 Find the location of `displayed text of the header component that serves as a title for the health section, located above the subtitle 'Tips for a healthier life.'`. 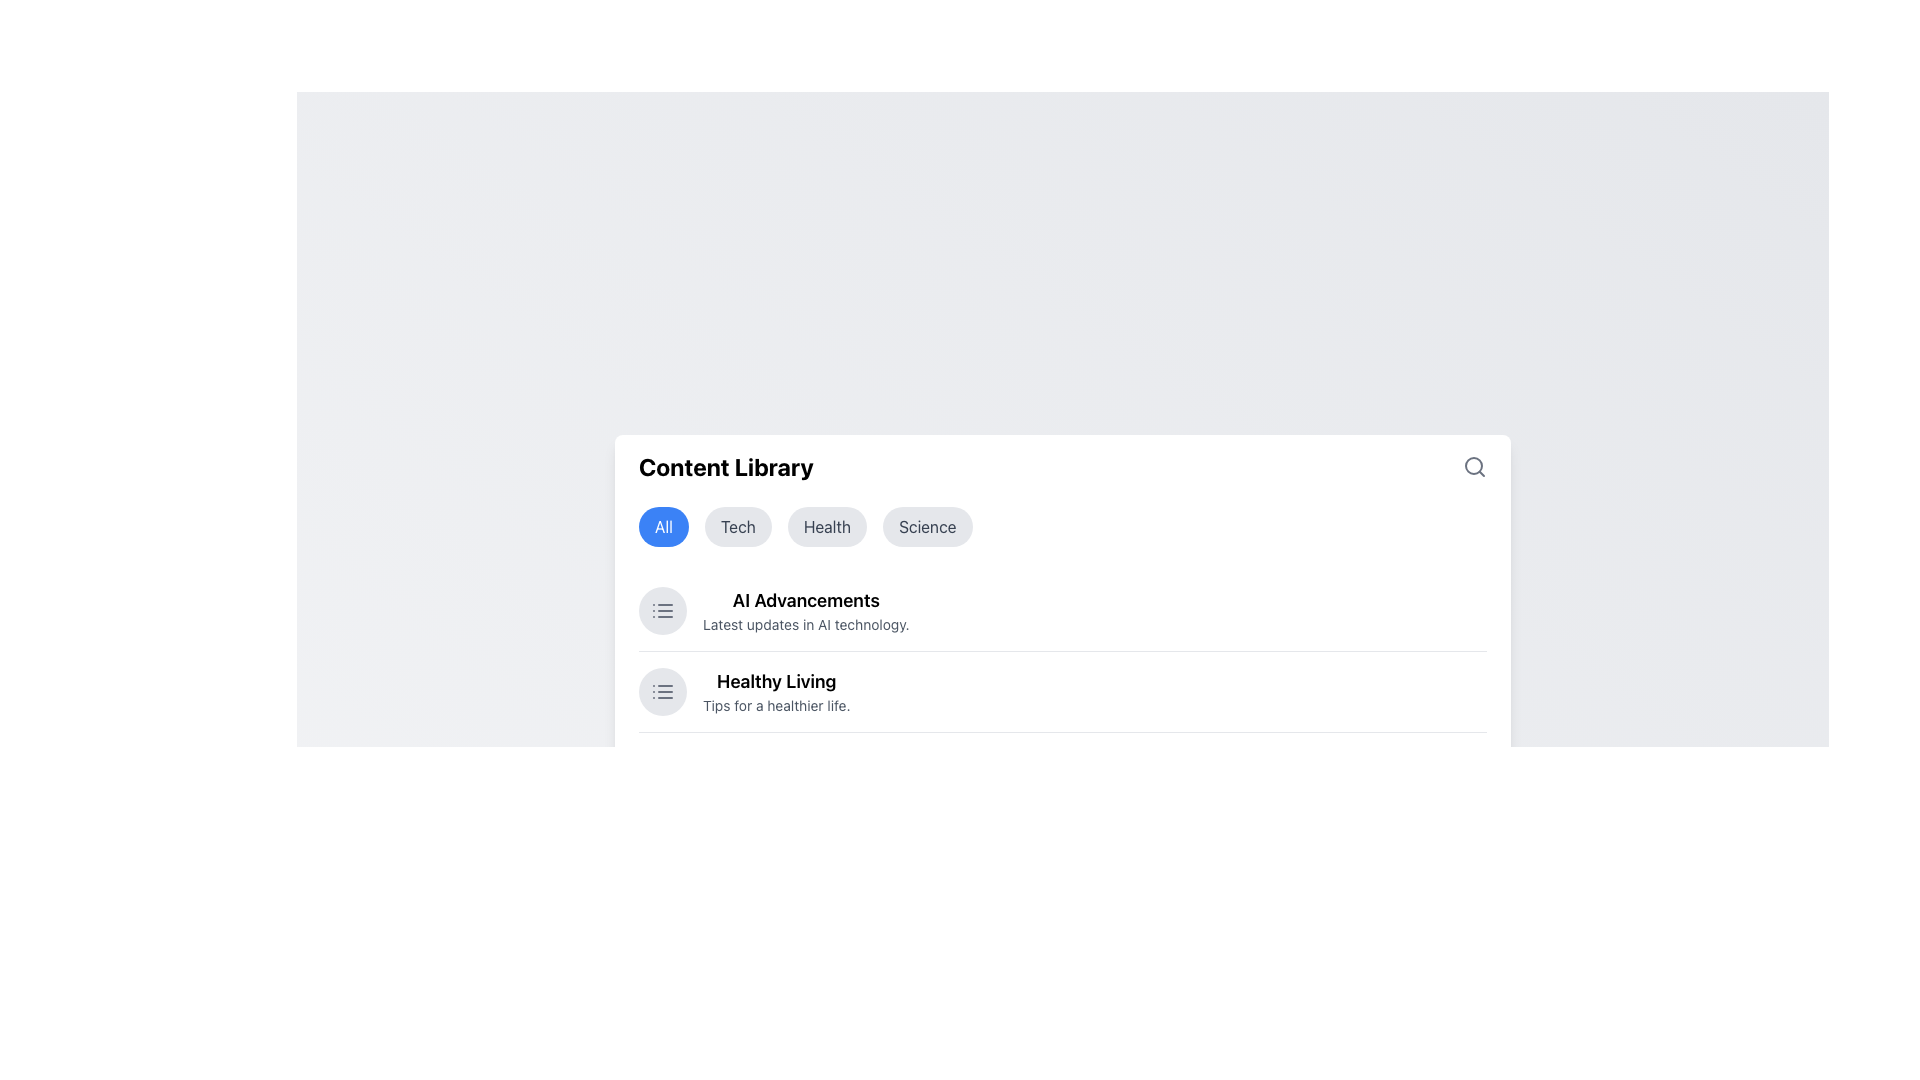

displayed text of the header component that serves as a title for the health section, located above the subtitle 'Tips for a healthier life.' is located at coordinates (775, 681).